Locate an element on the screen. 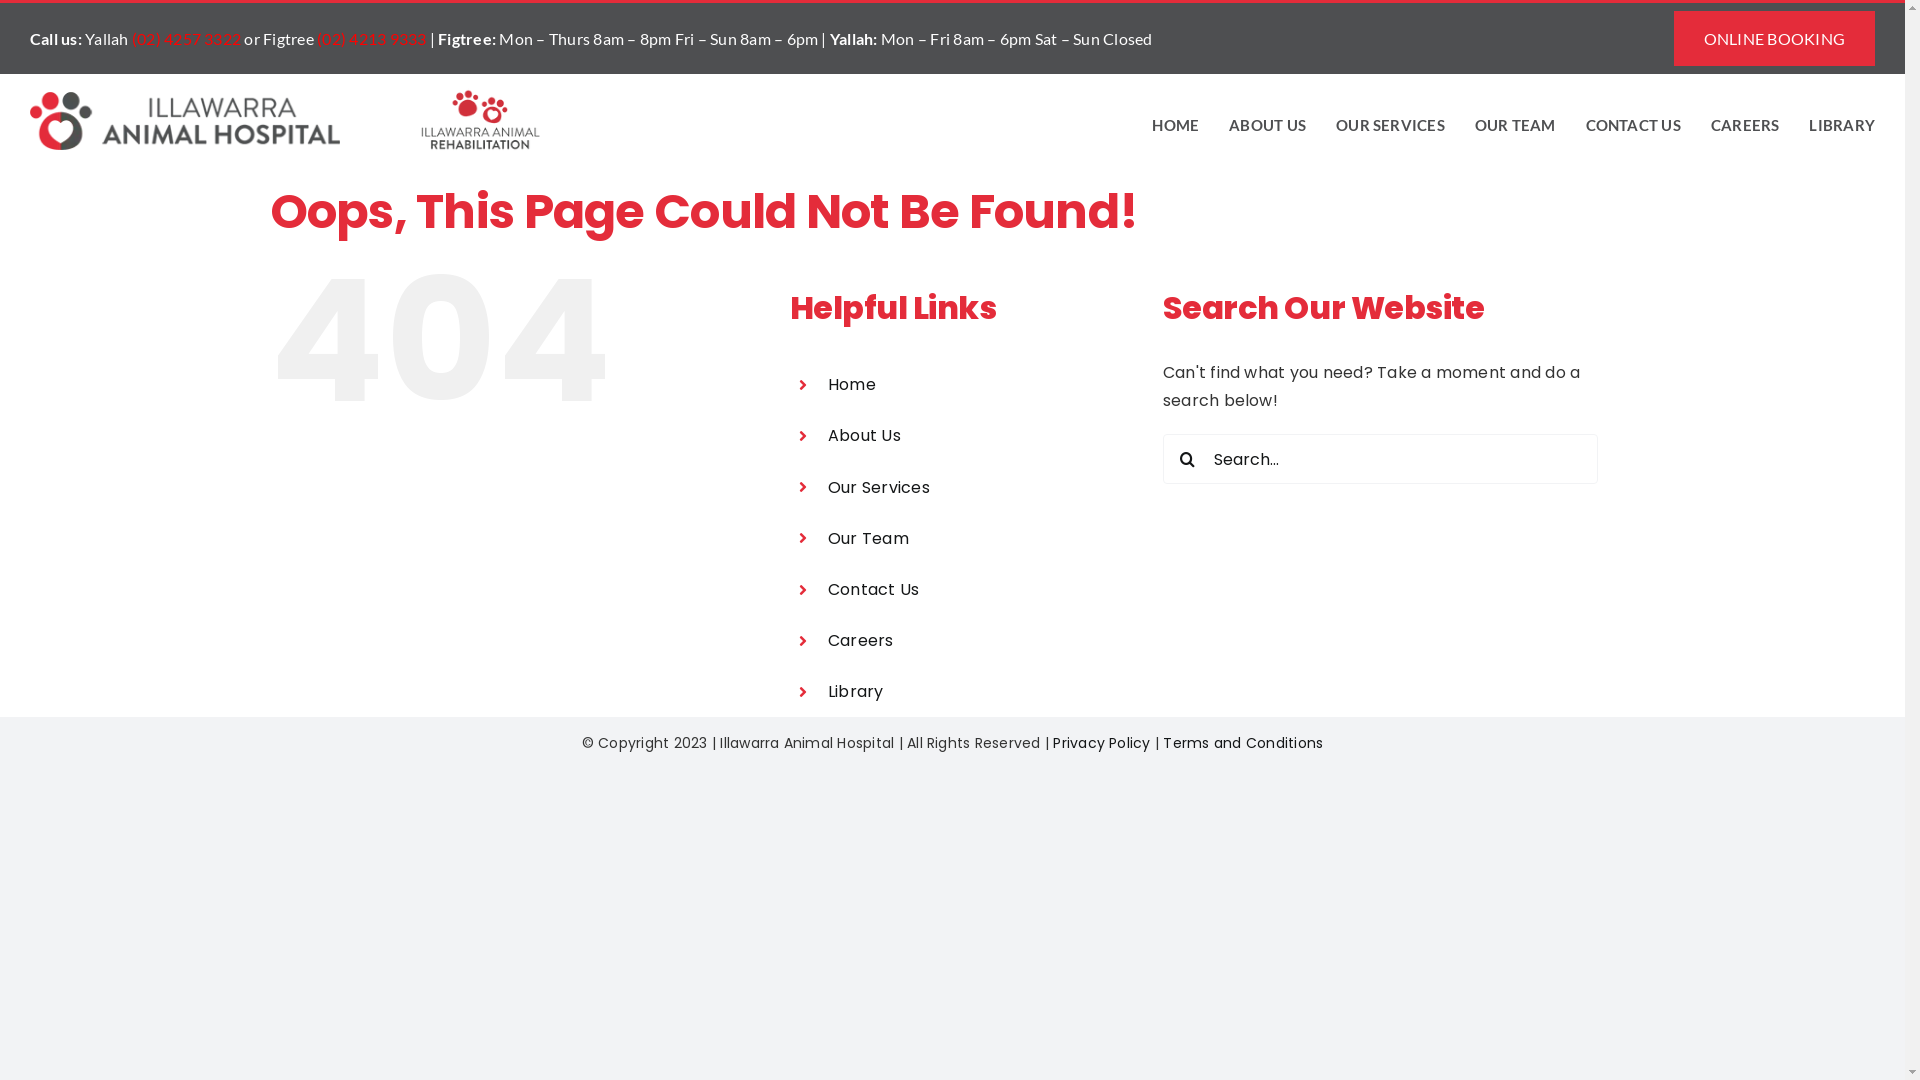 The height and width of the screenshot is (1080, 1920). 'Our Team' is located at coordinates (828, 537).